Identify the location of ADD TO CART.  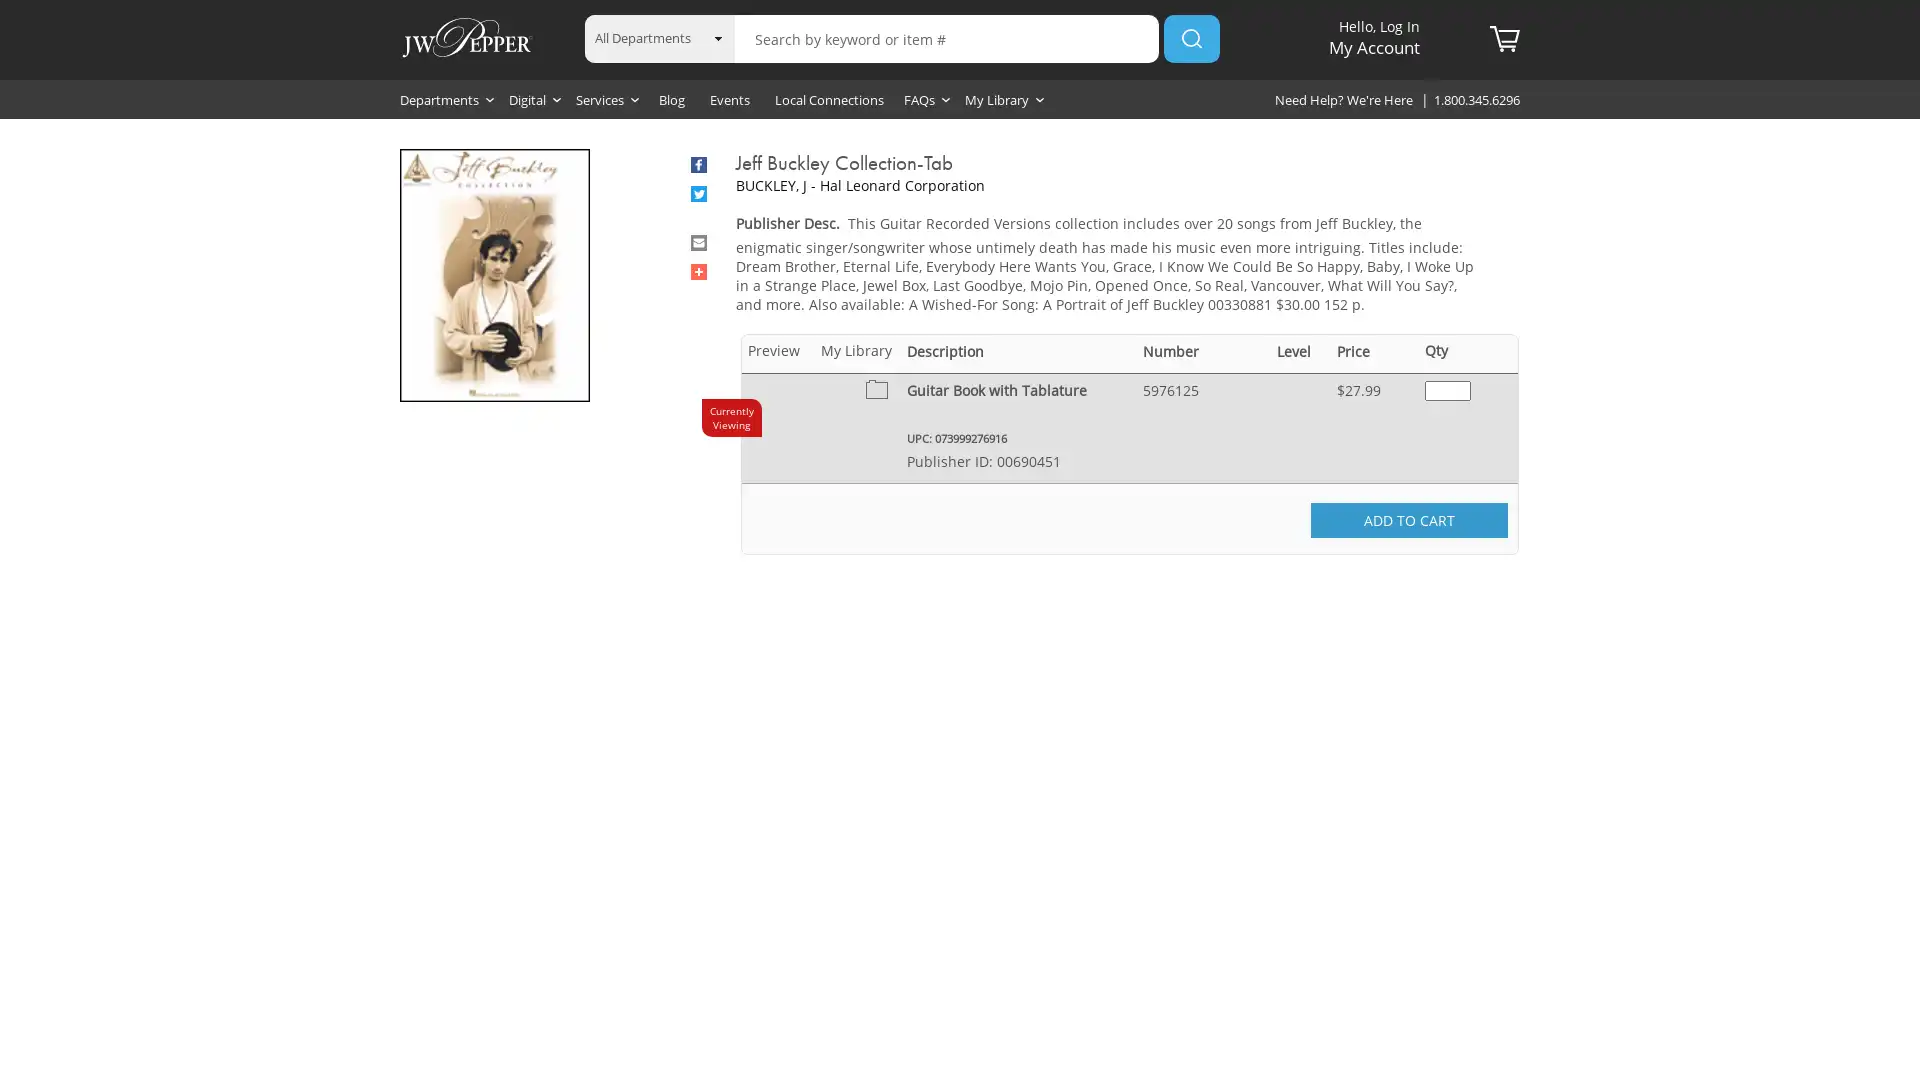
(1408, 518).